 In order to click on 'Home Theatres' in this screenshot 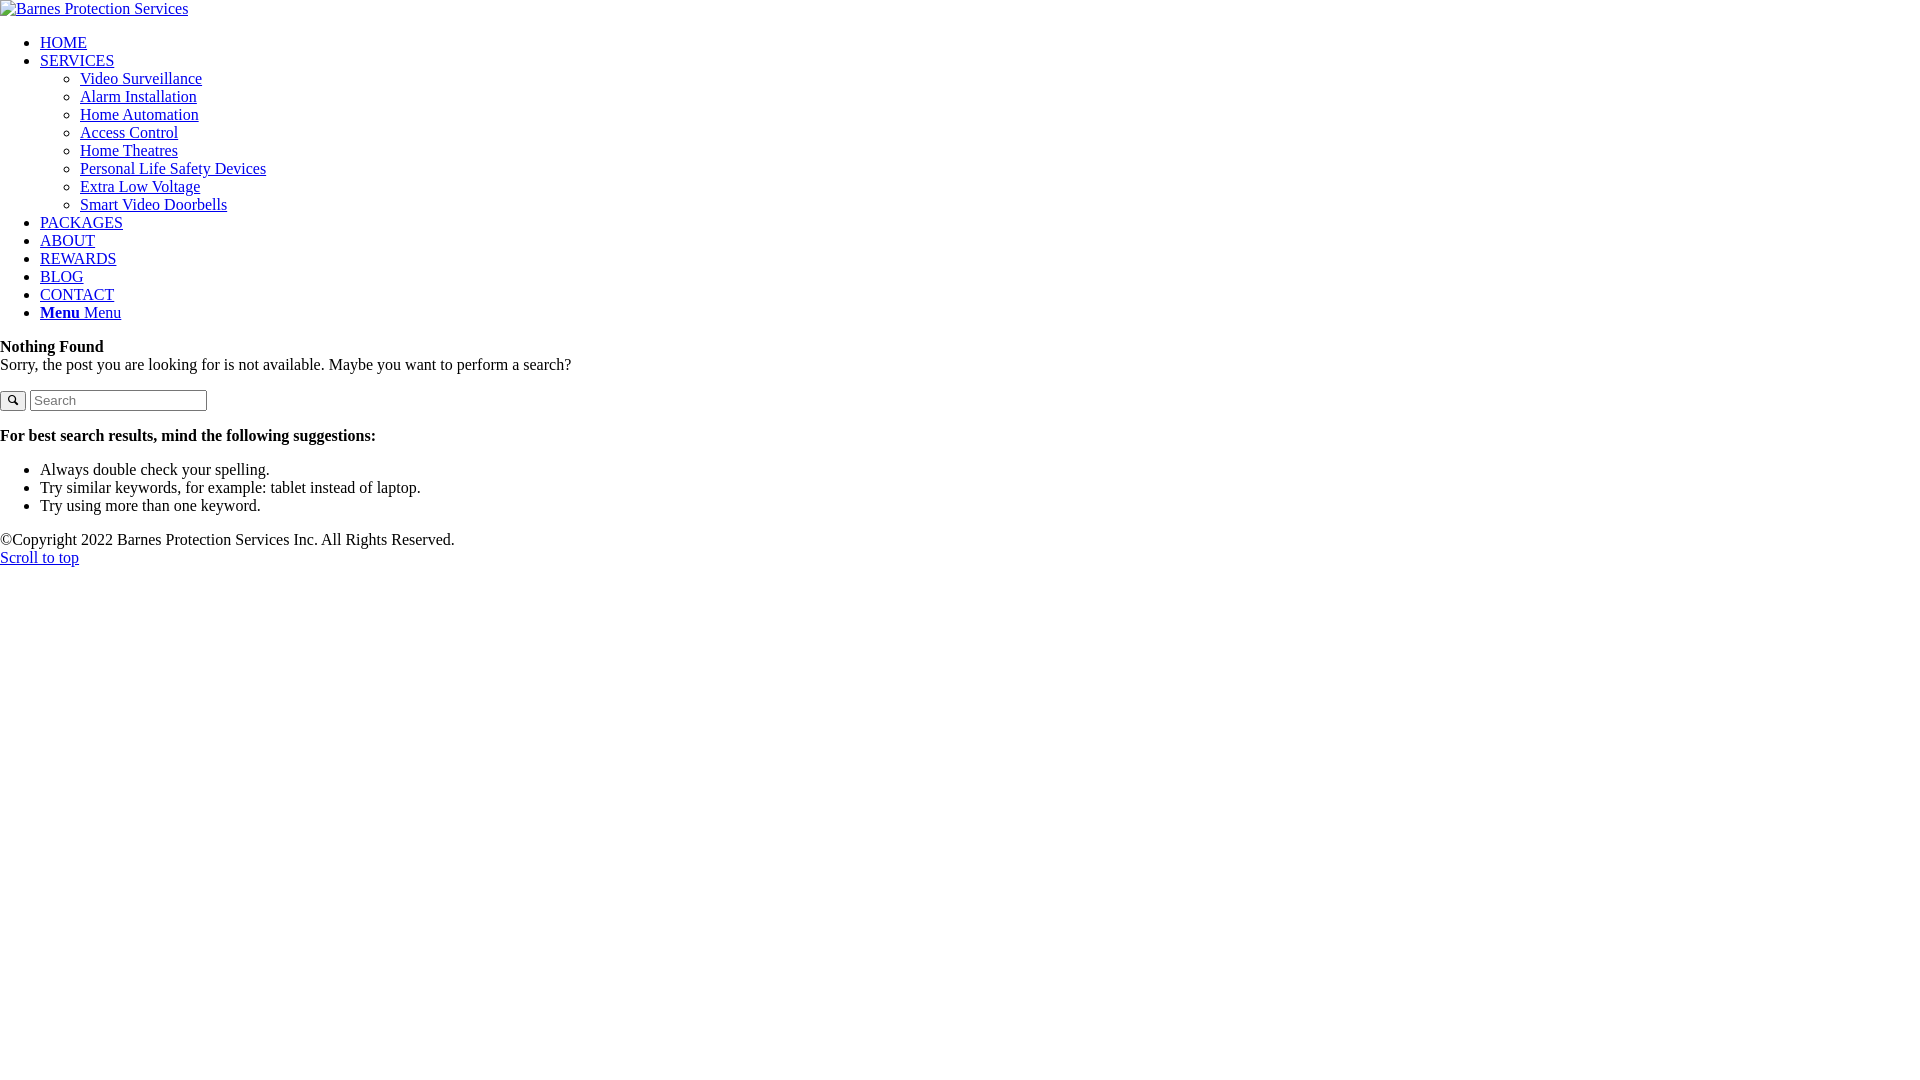, I will do `click(128, 149)`.